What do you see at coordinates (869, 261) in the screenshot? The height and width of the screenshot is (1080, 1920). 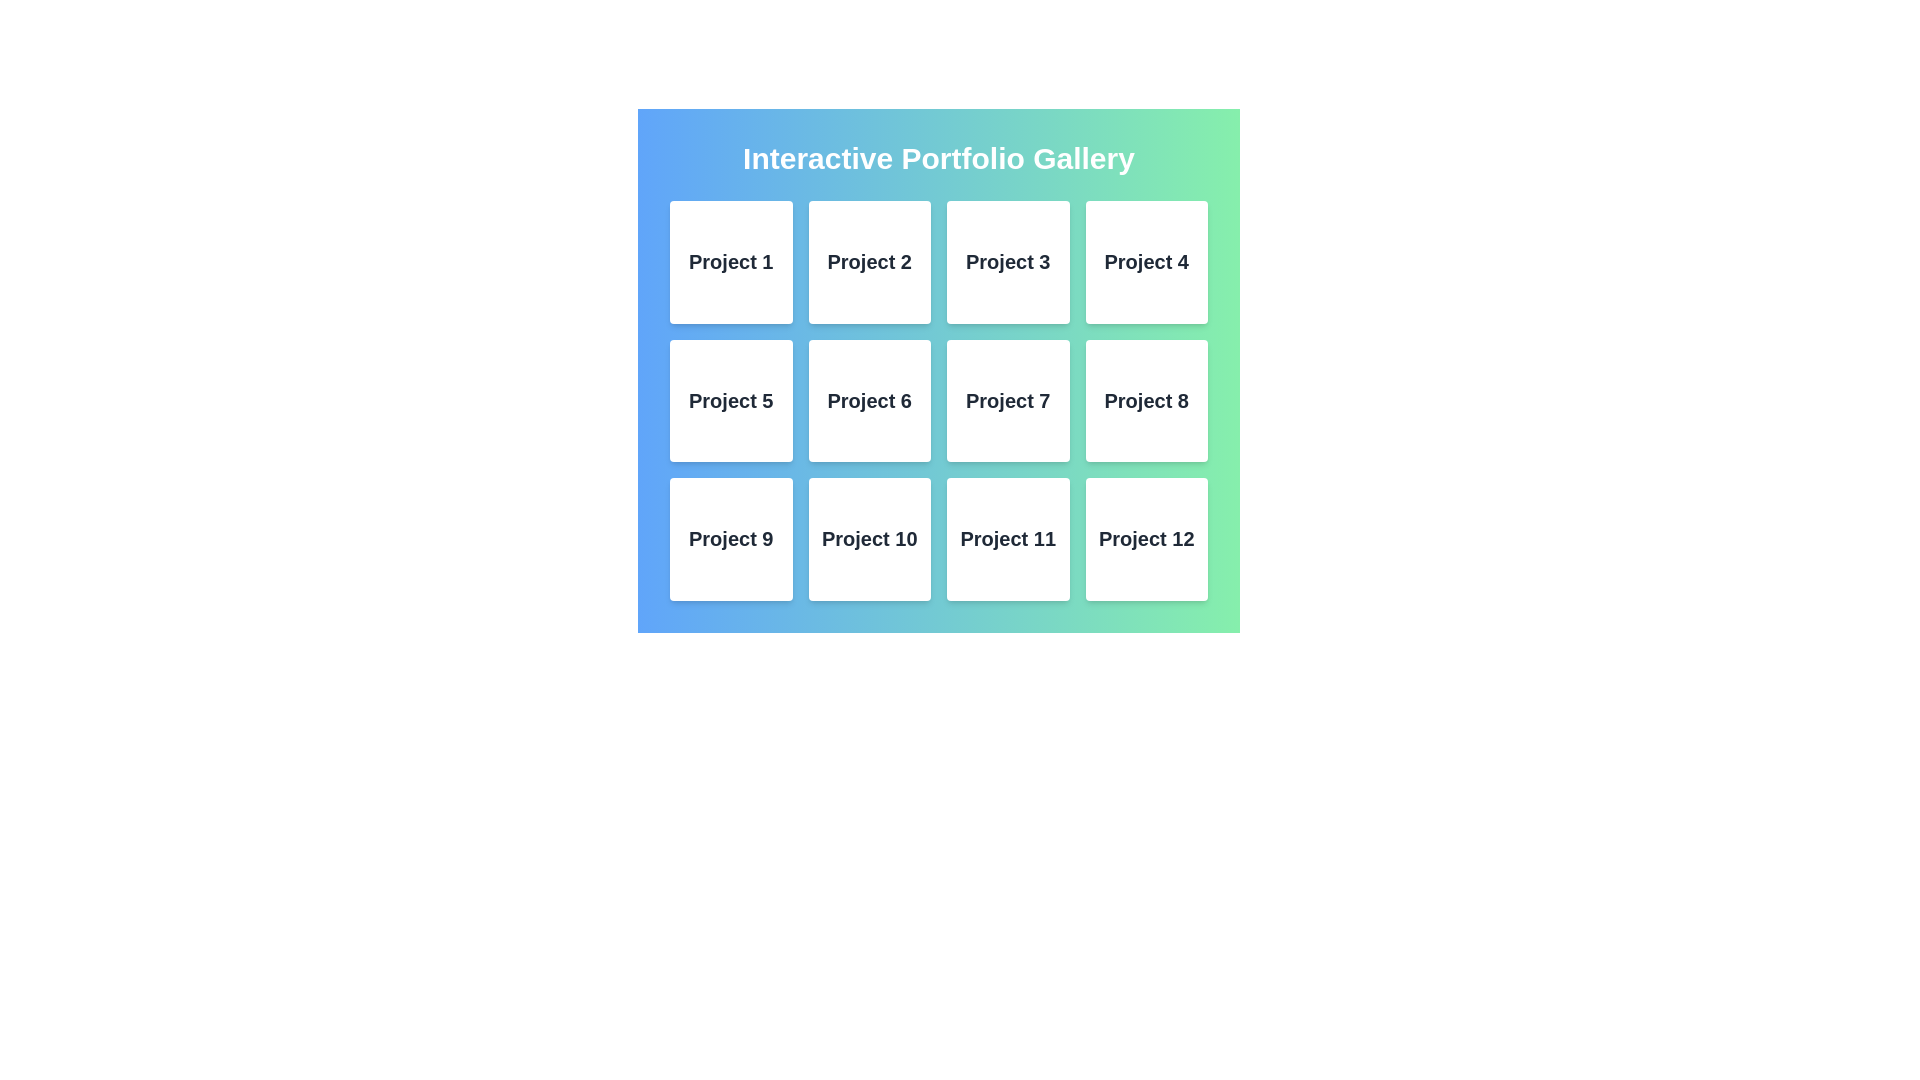 I see `the label card representing 'Project 2', which is the second card in a grid layout, located in the first row and second column` at bounding box center [869, 261].